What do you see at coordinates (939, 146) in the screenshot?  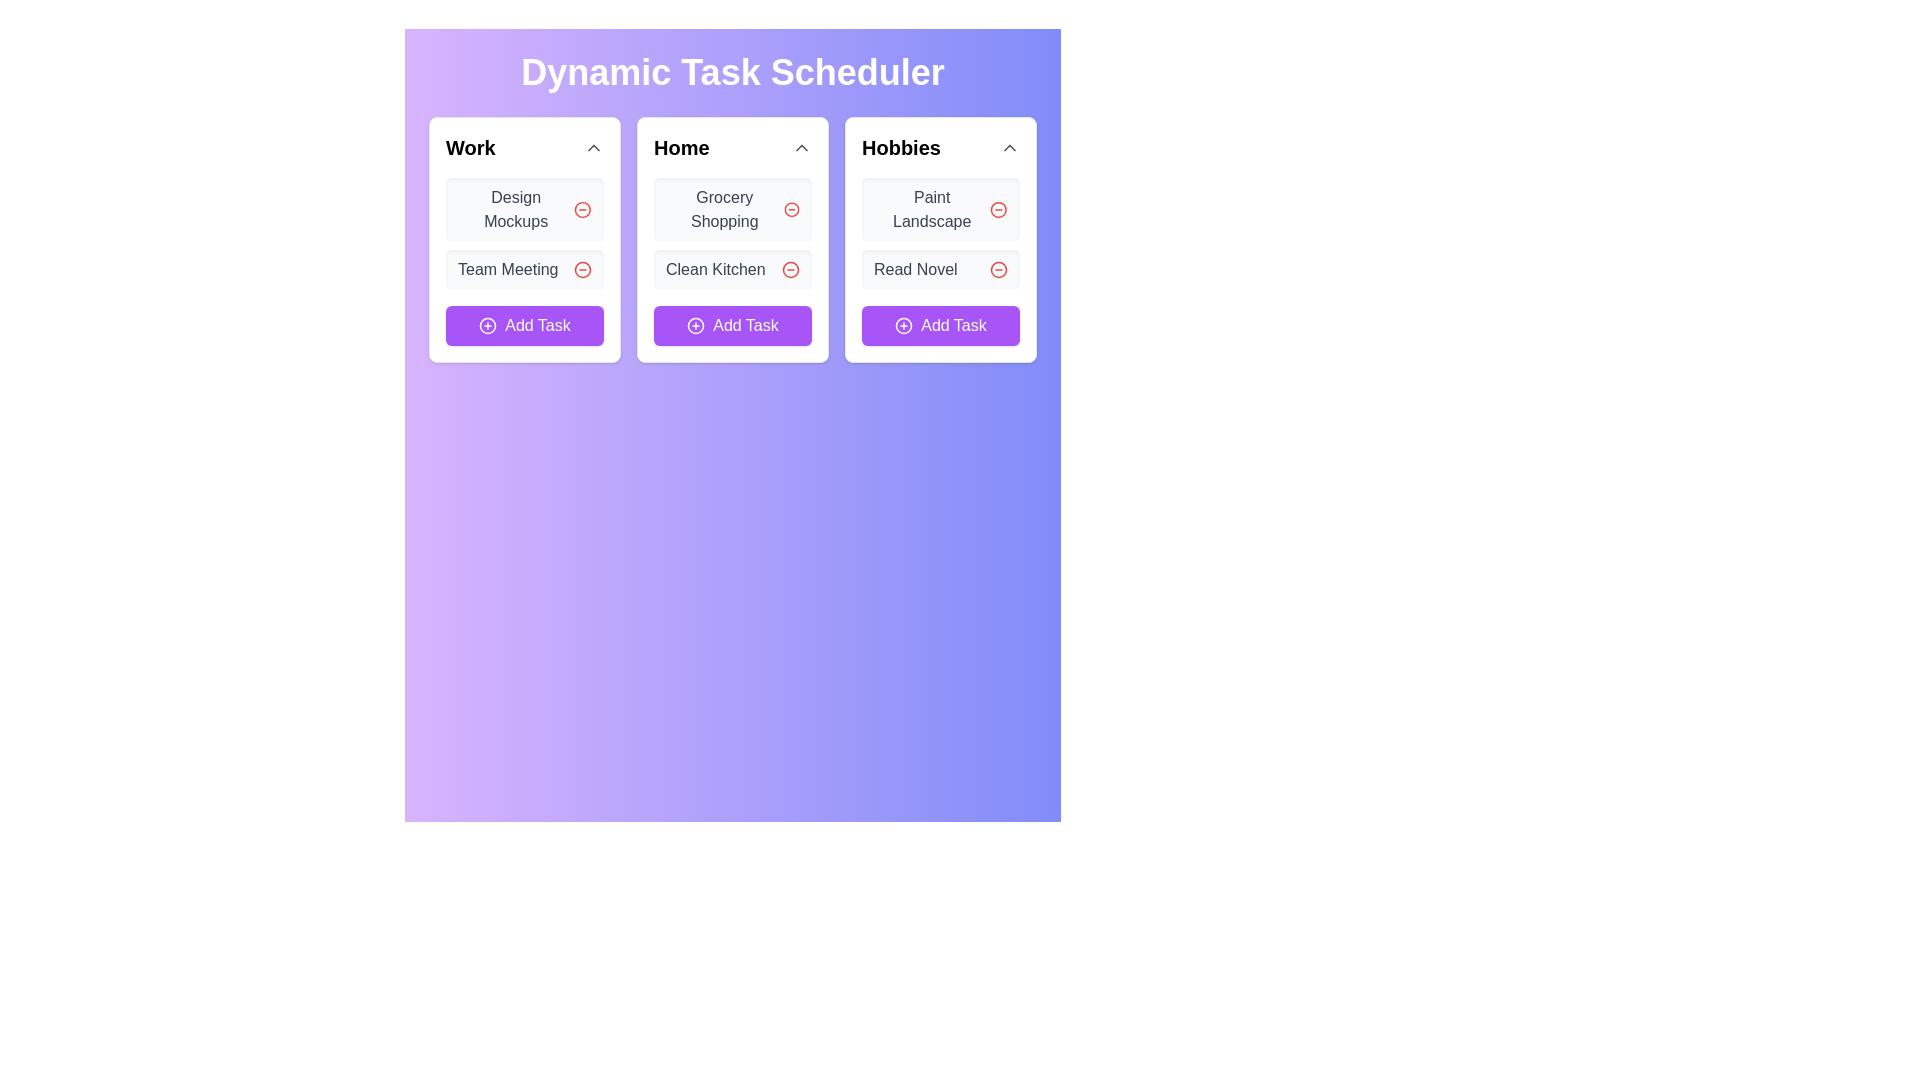 I see `the 'Hobbies' section title element` at bounding box center [939, 146].